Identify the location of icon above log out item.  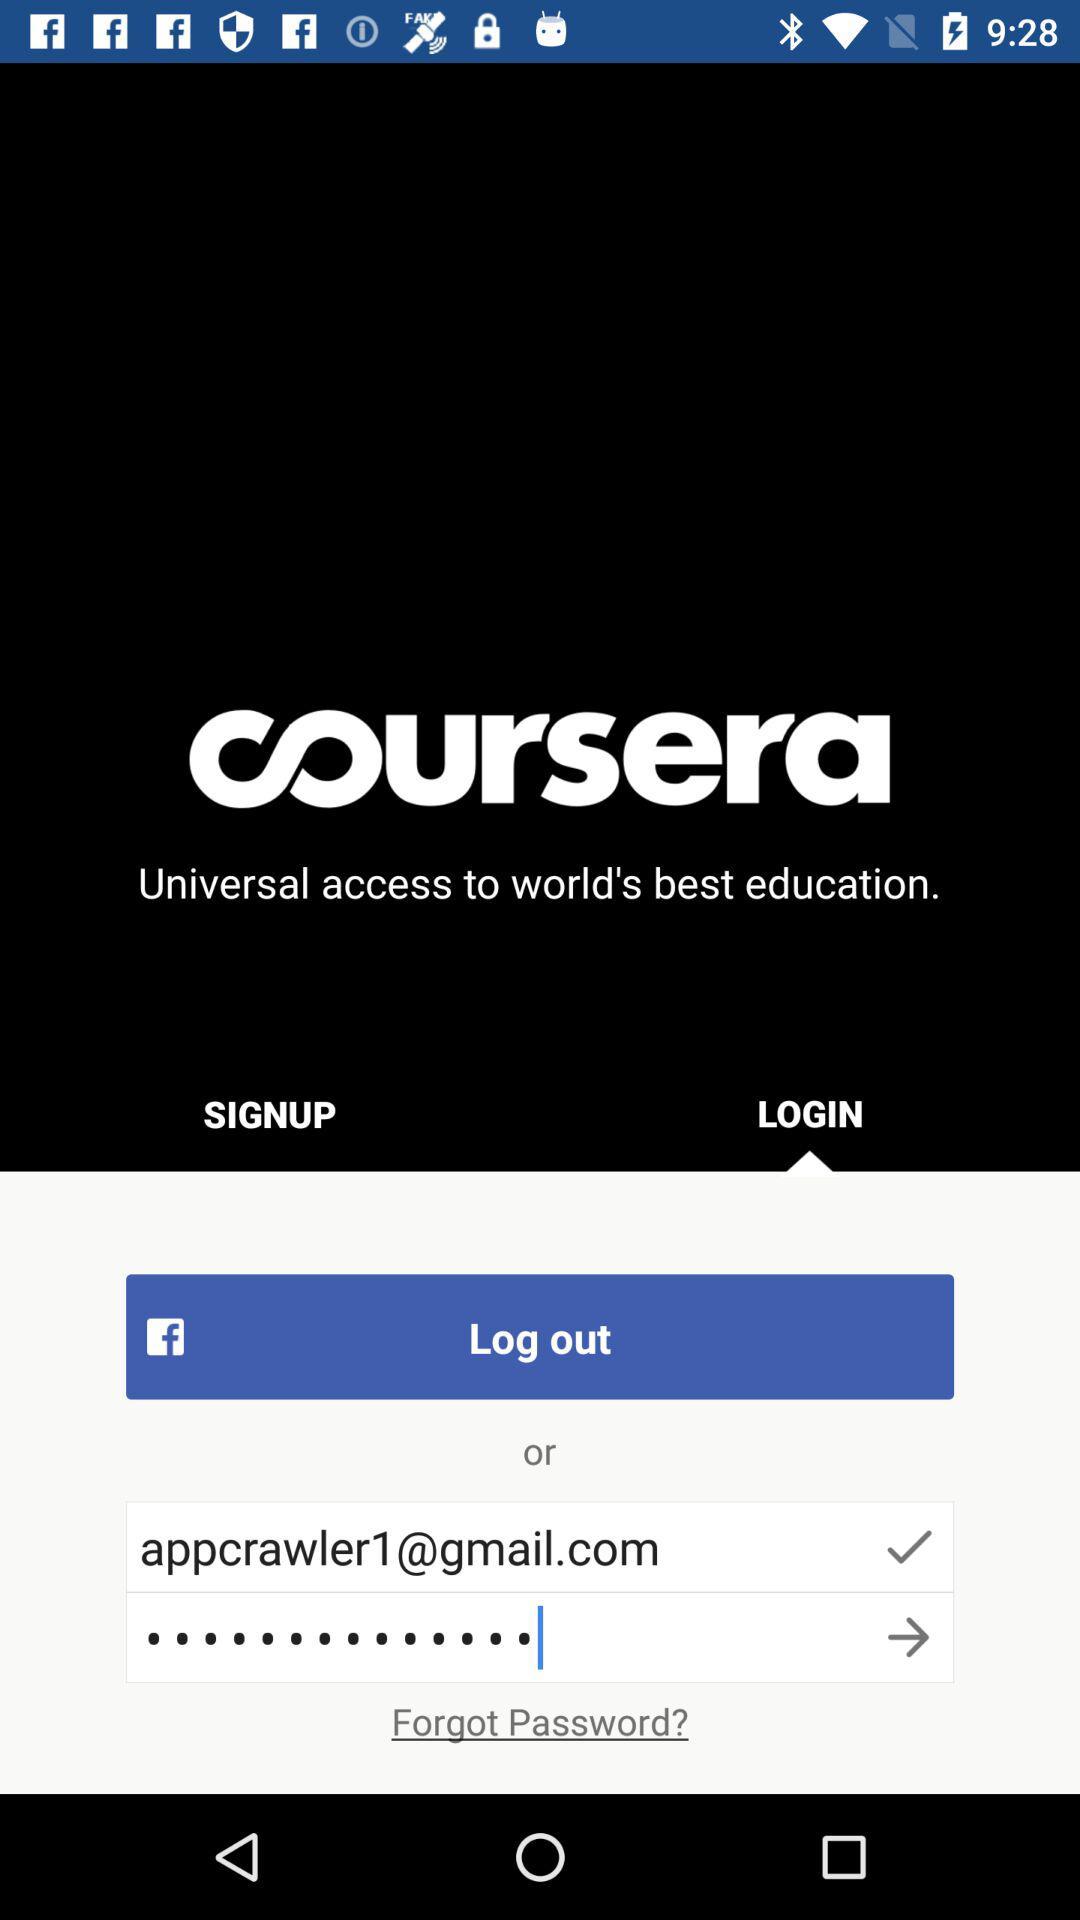
(270, 1112).